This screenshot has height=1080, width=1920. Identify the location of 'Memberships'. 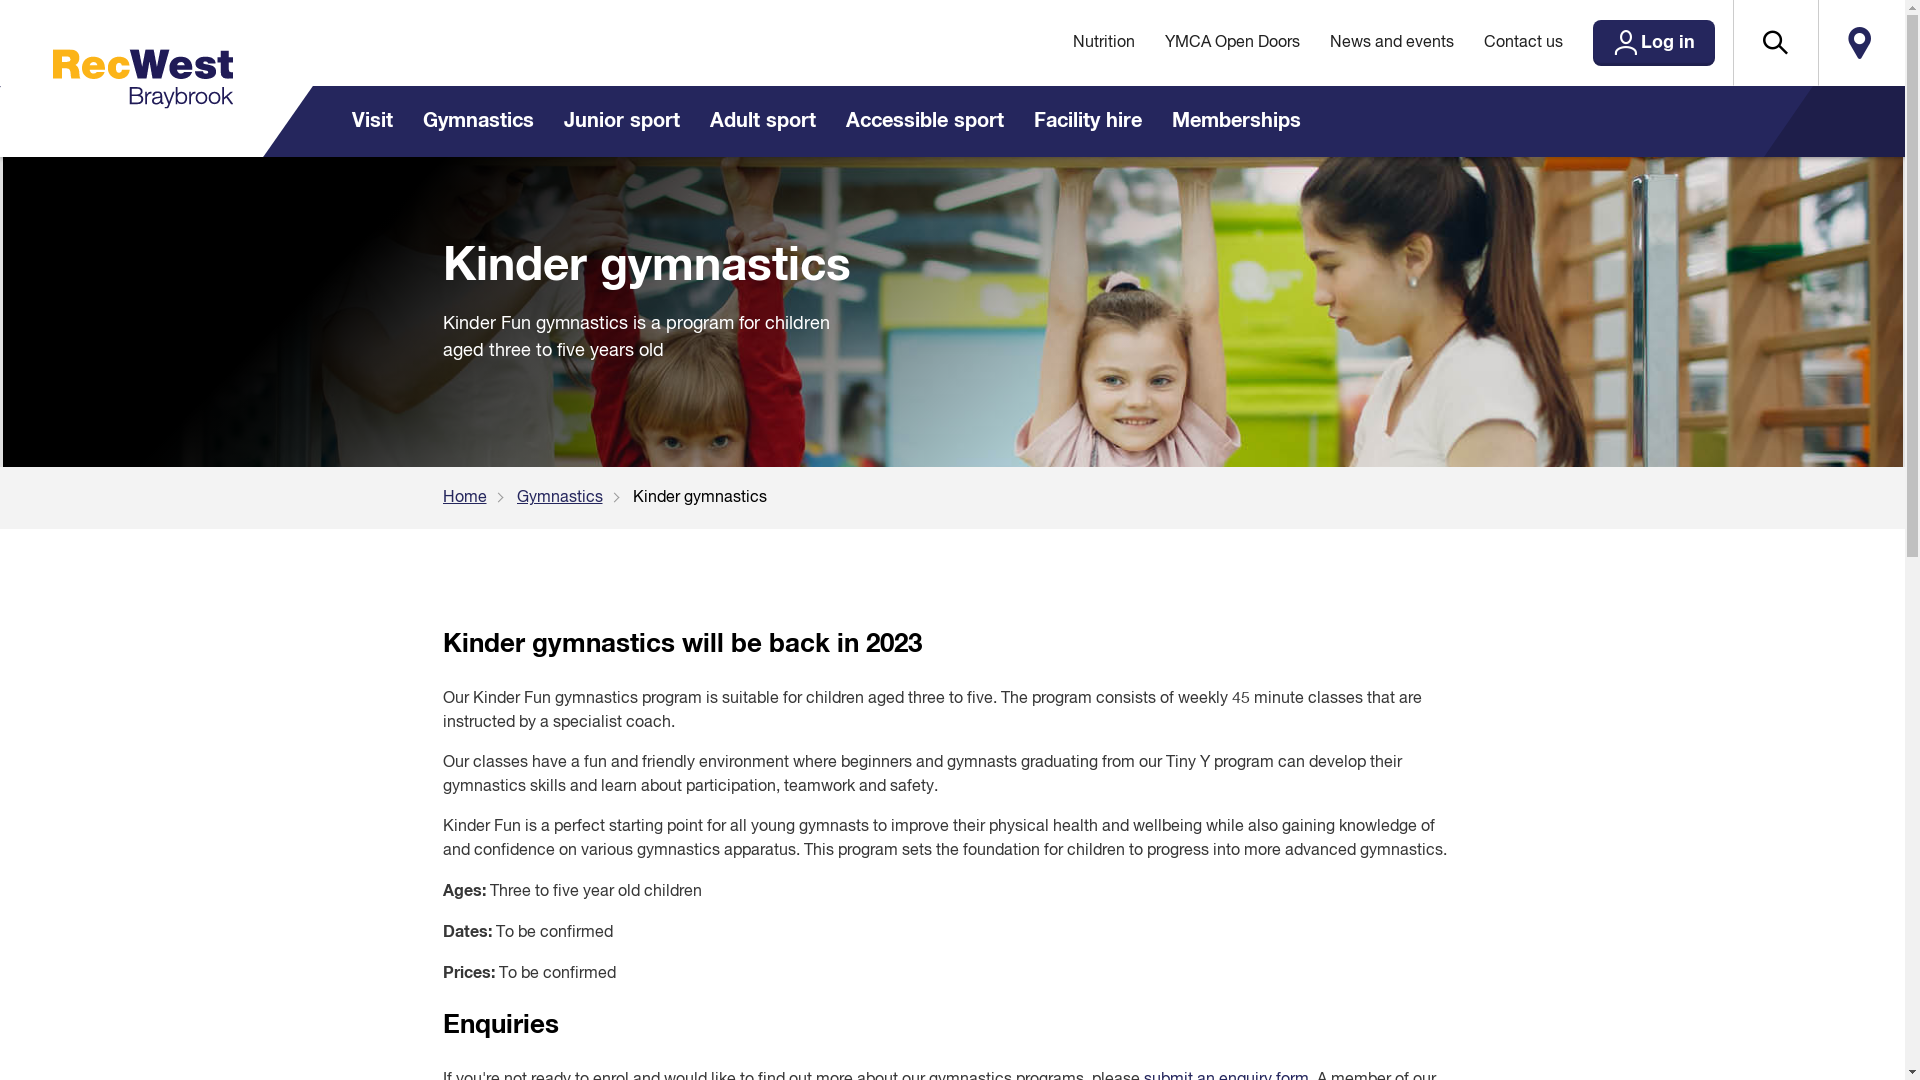
(1234, 121).